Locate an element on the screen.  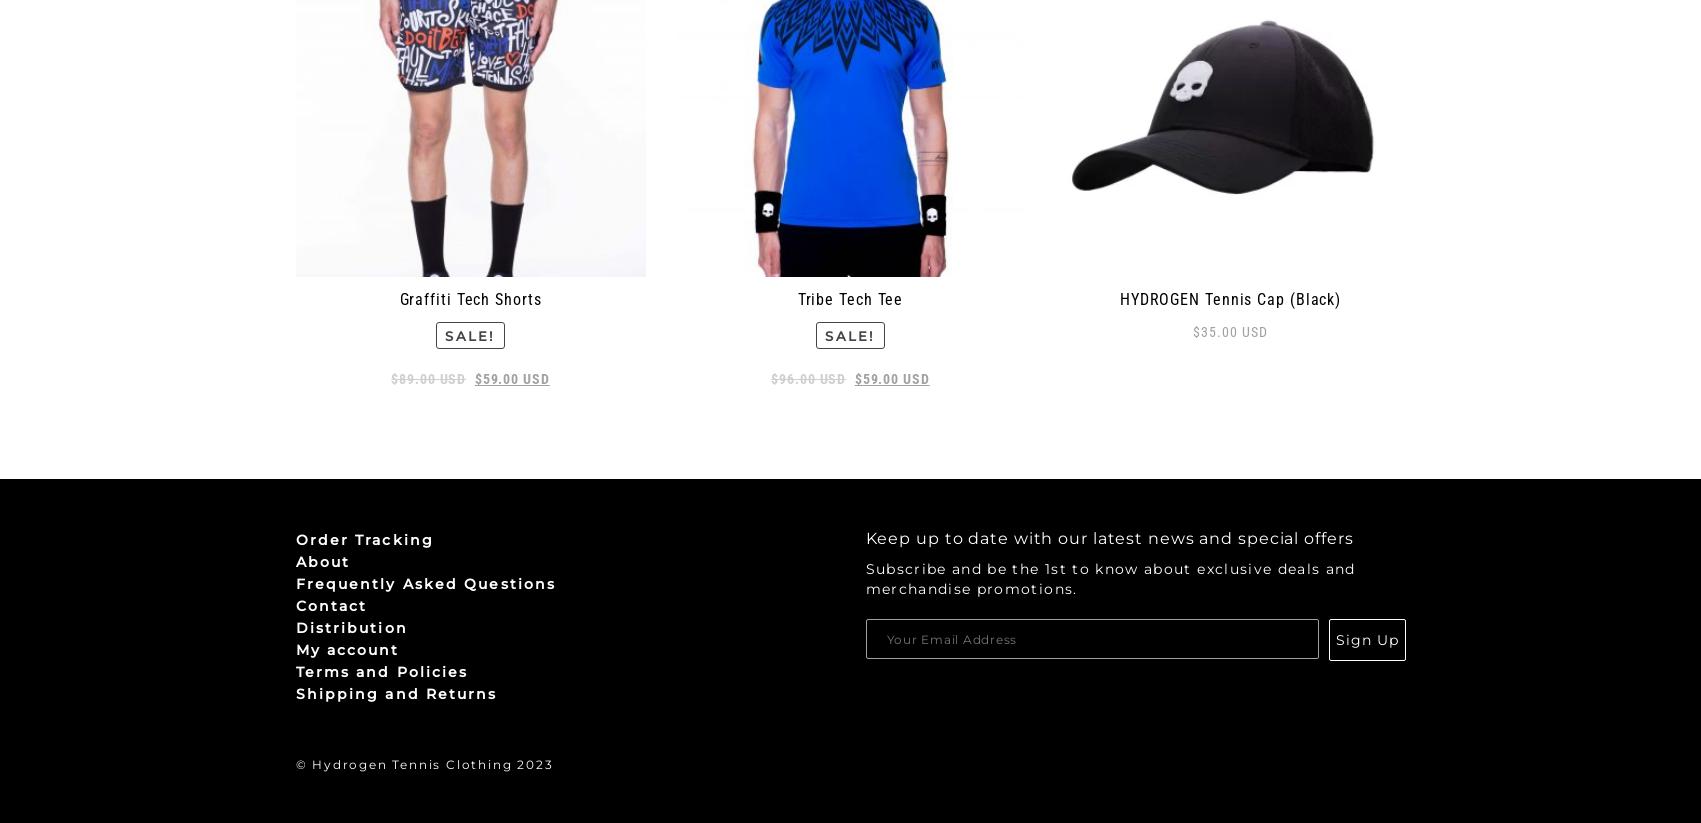
'Terms and Policies' is located at coordinates (380, 671).